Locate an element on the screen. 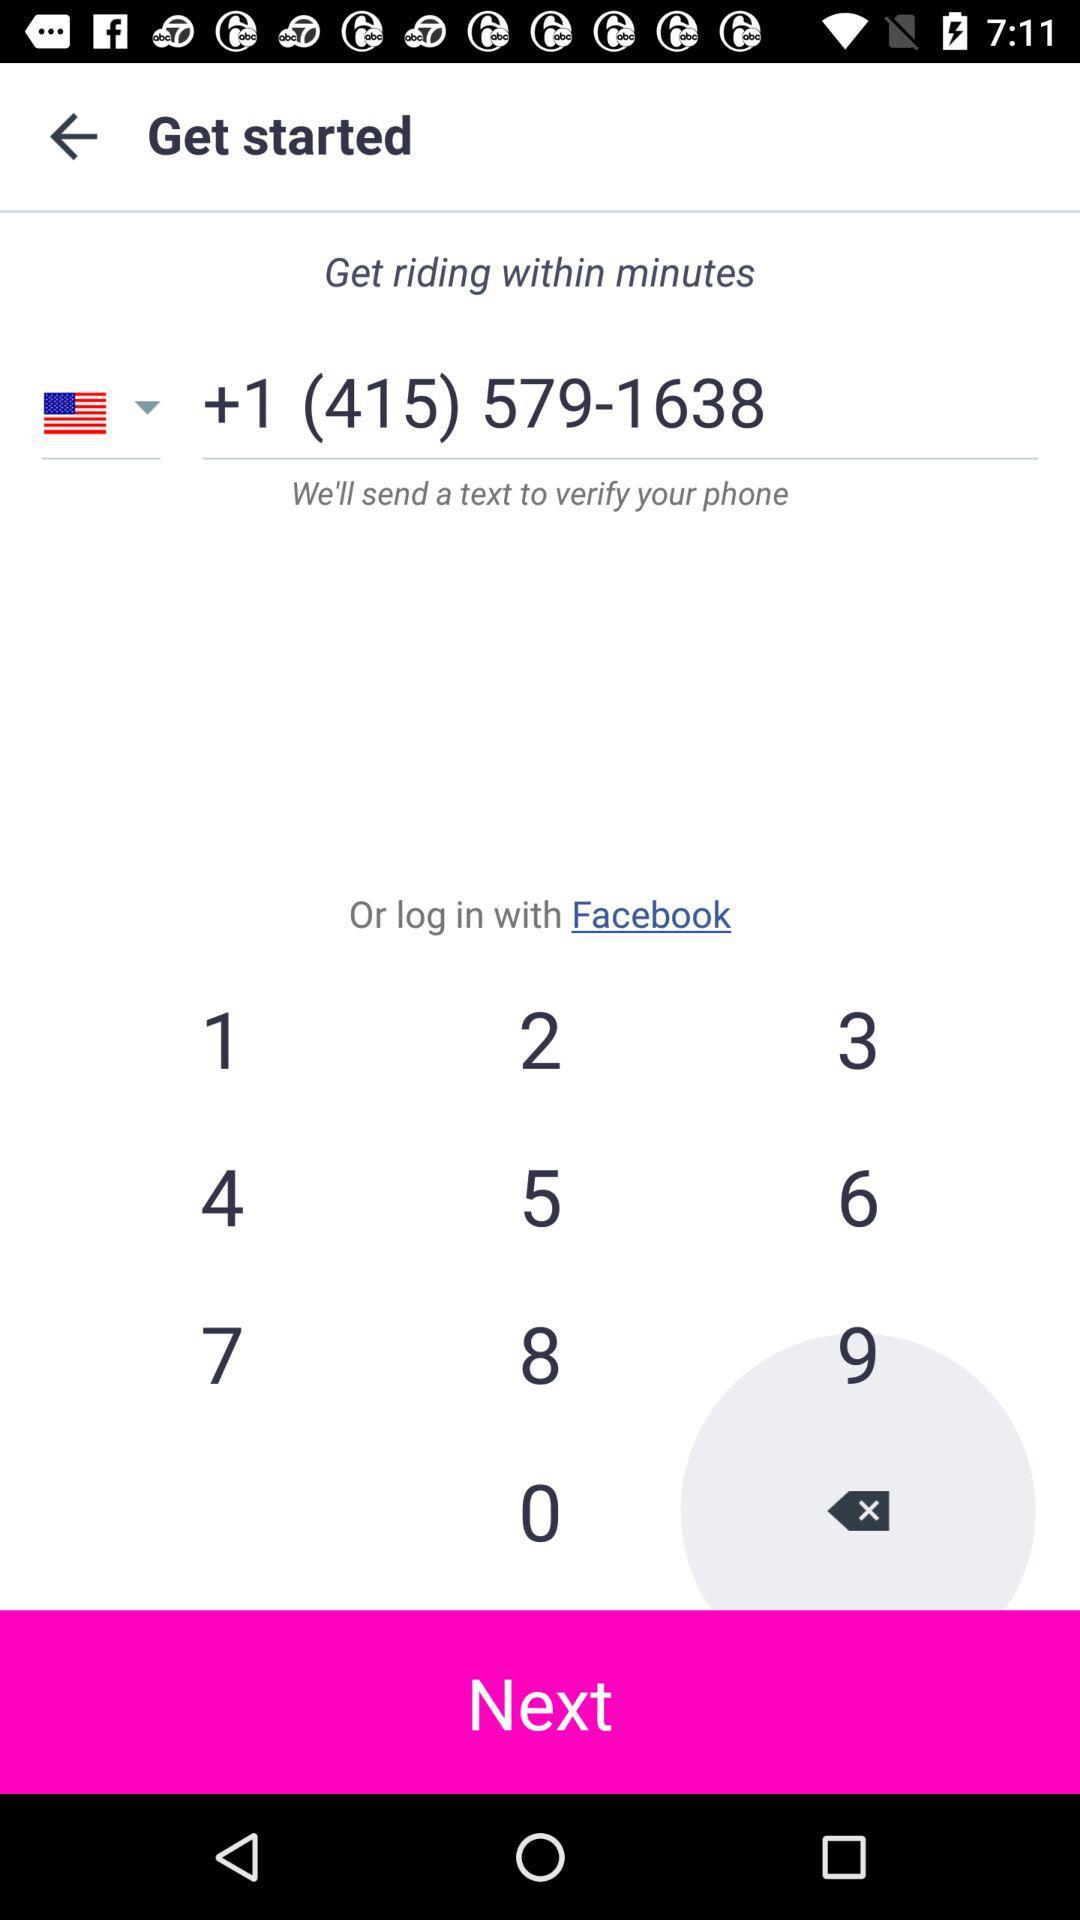  the item to the right of the 5 icon is located at coordinates (856, 1353).